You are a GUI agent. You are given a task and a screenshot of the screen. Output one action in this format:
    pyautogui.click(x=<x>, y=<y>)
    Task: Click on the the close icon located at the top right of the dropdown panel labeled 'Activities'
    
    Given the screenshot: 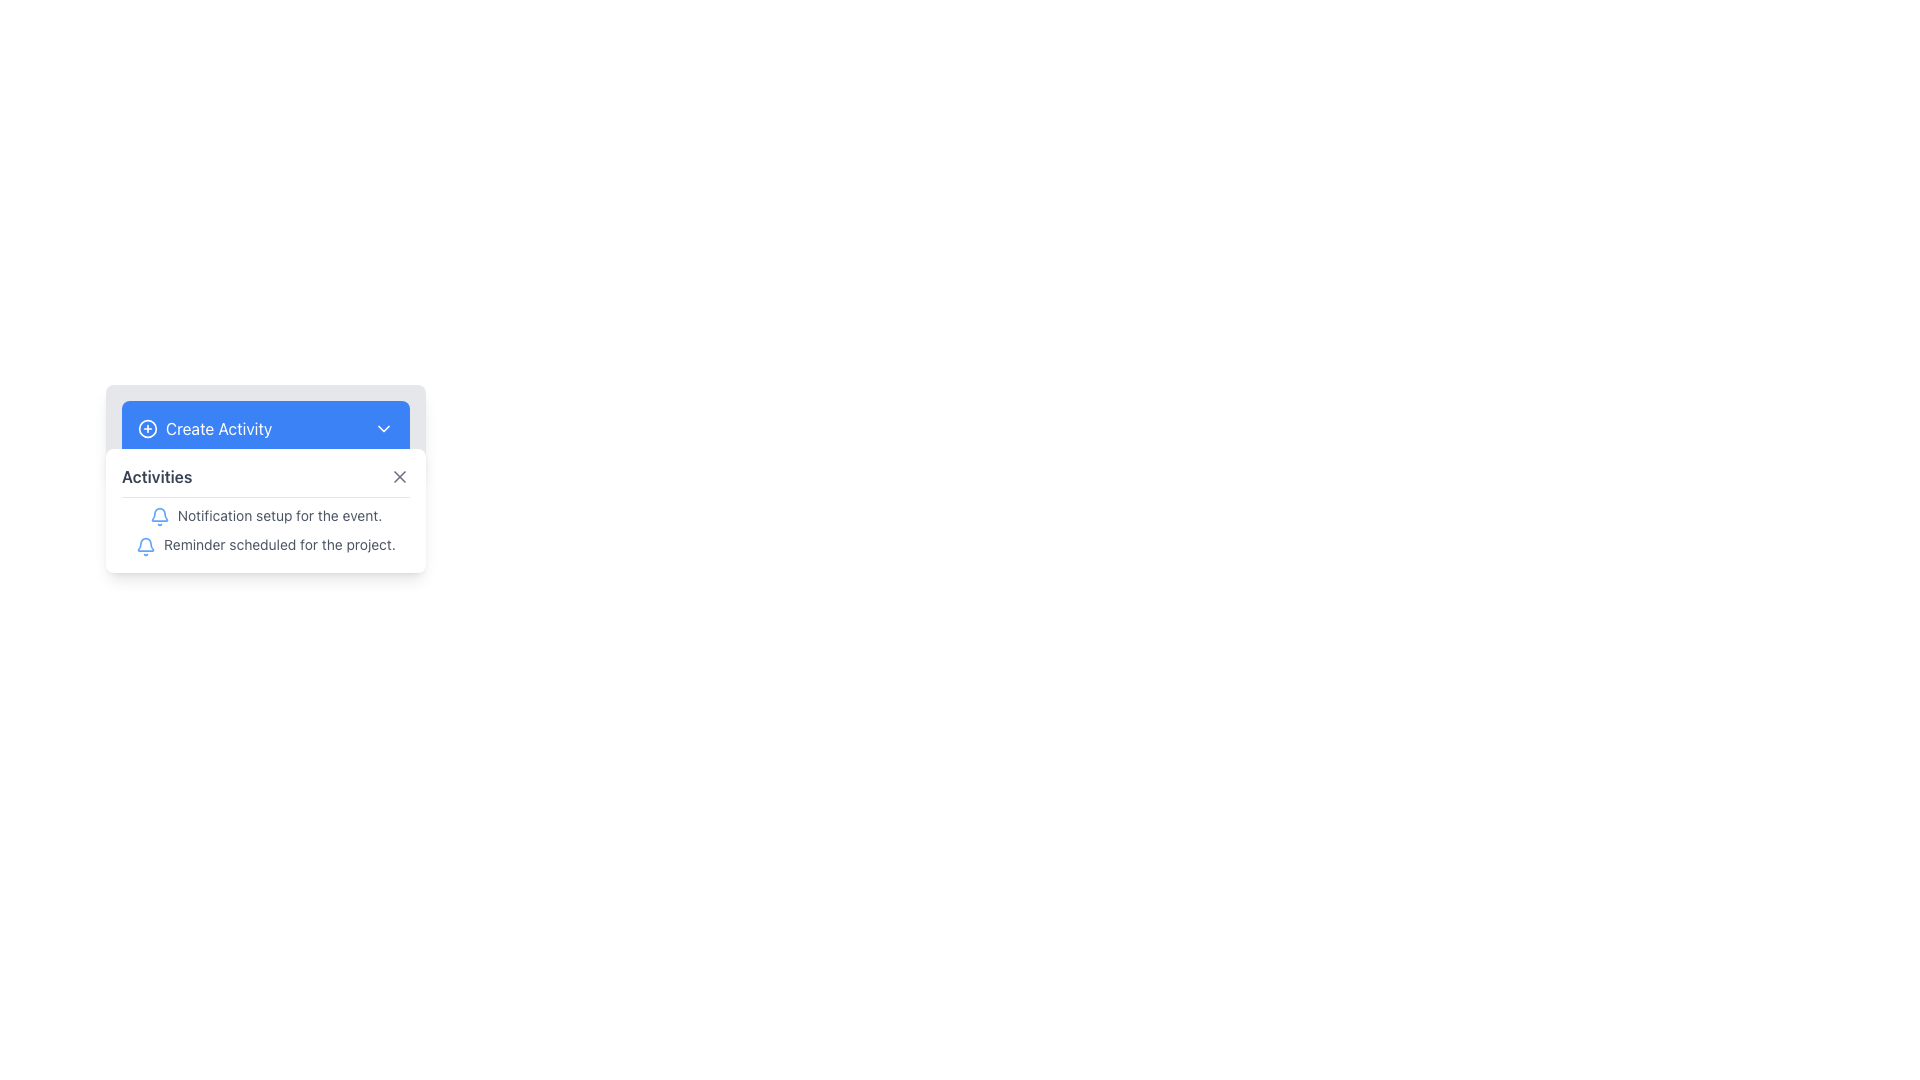 What is the action you would take?
    pyautogui.click(x=399, y=477)
    